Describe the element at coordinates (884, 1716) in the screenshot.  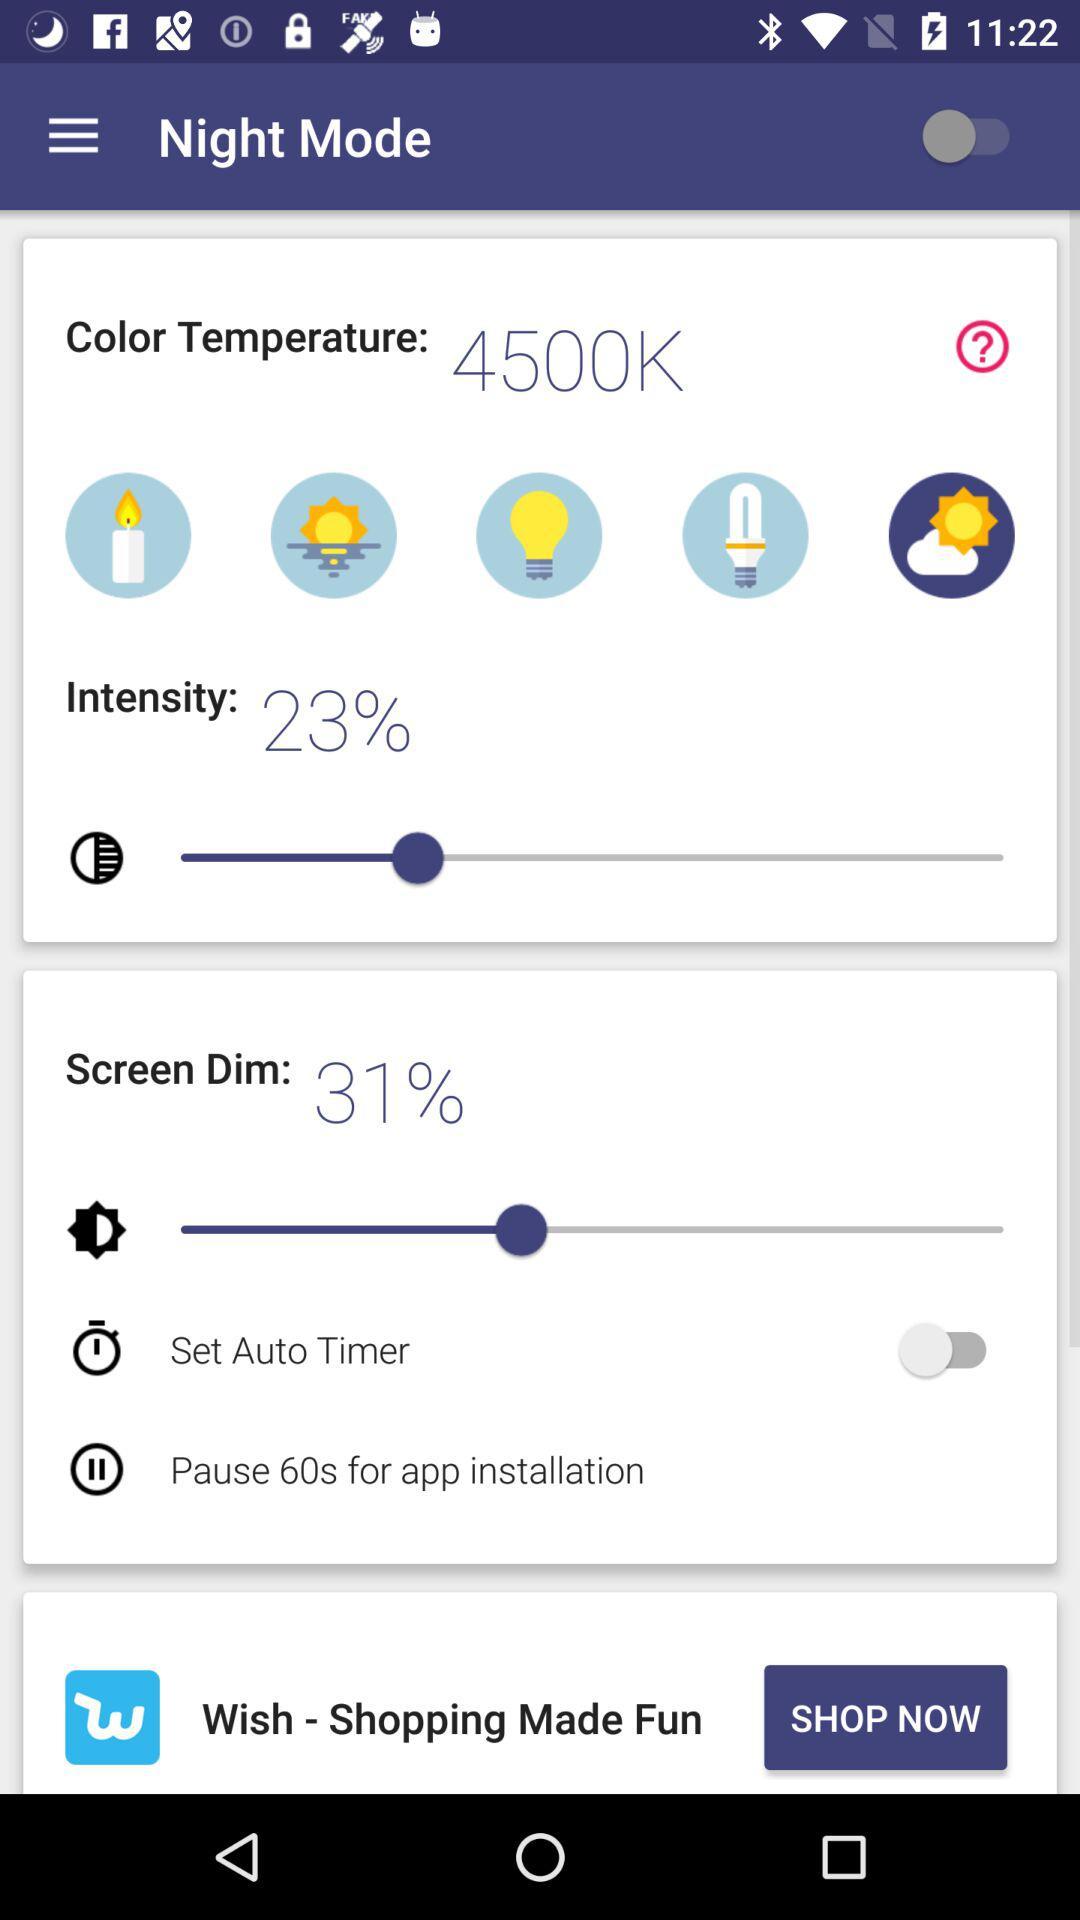
I see `the item next to the wish shopping made item` at that location.